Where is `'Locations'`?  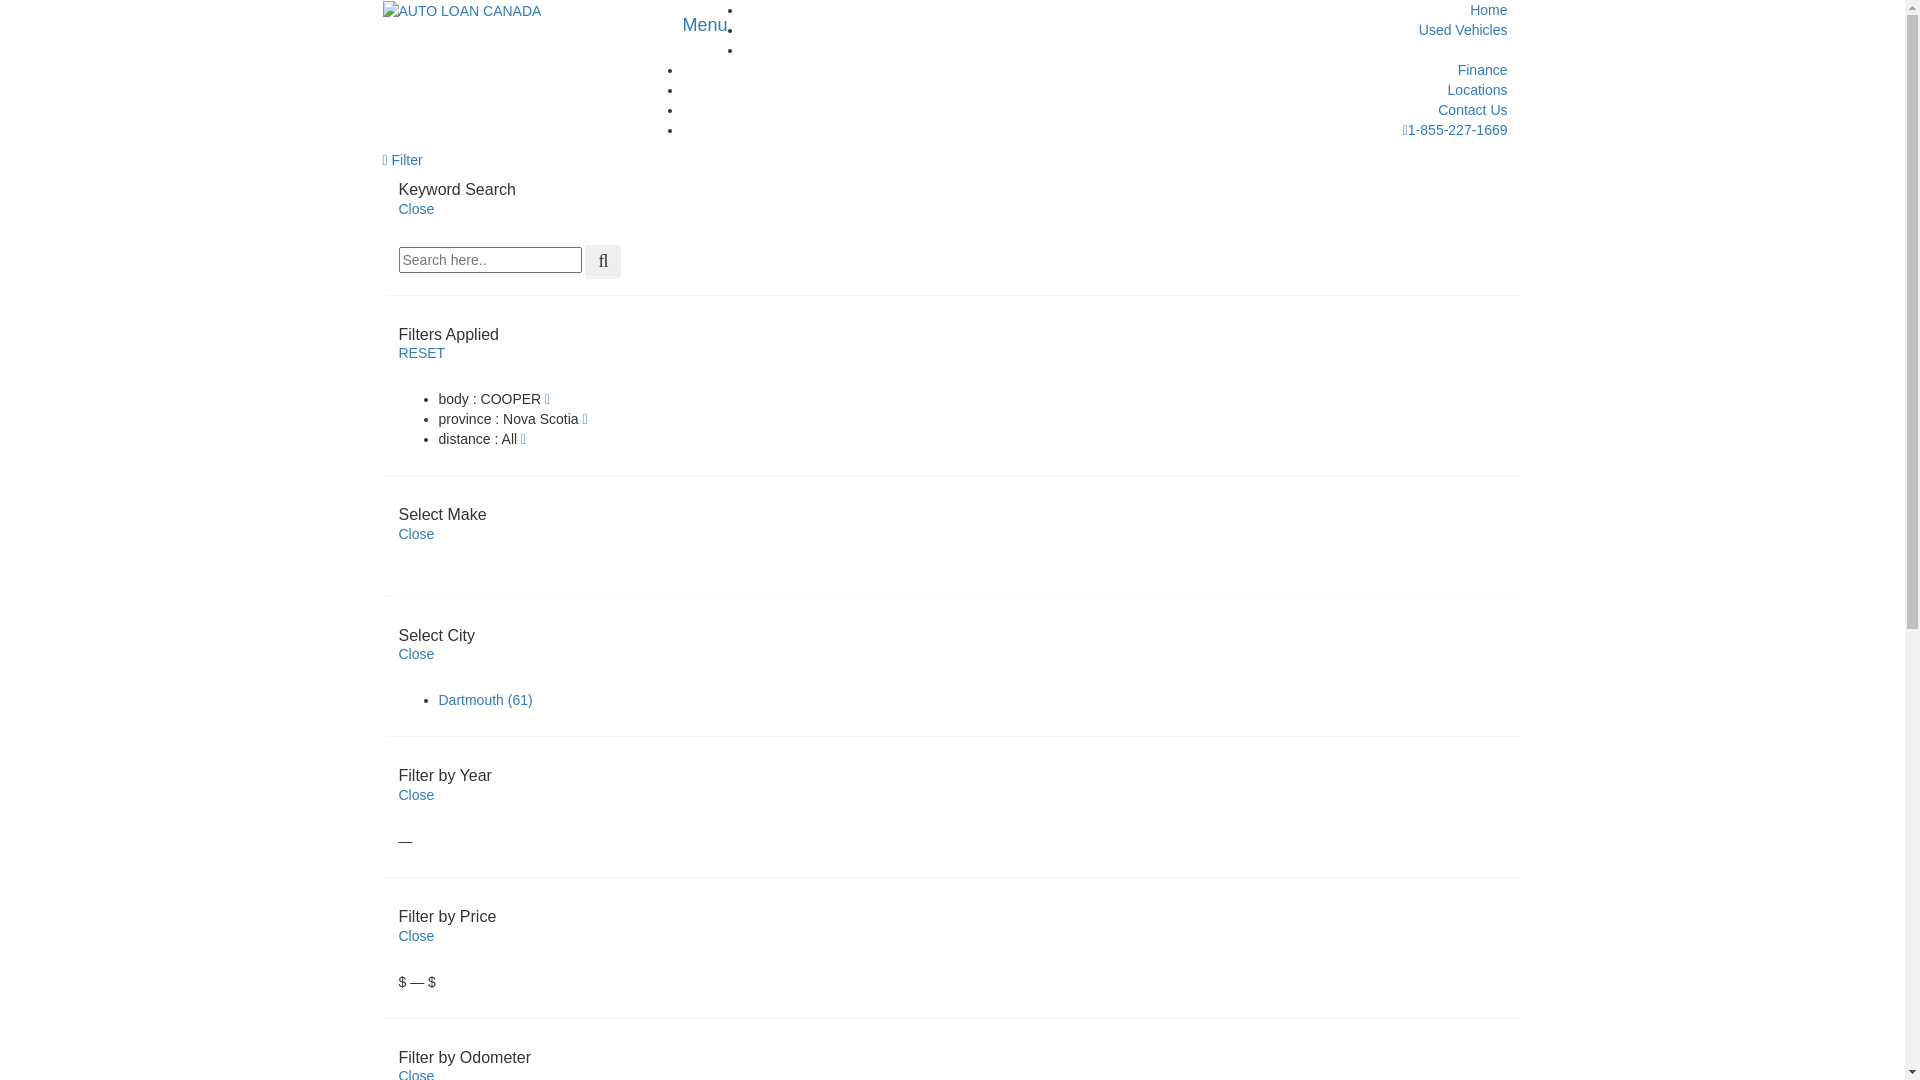 'Locations' is located at coordinates (1478, 88).